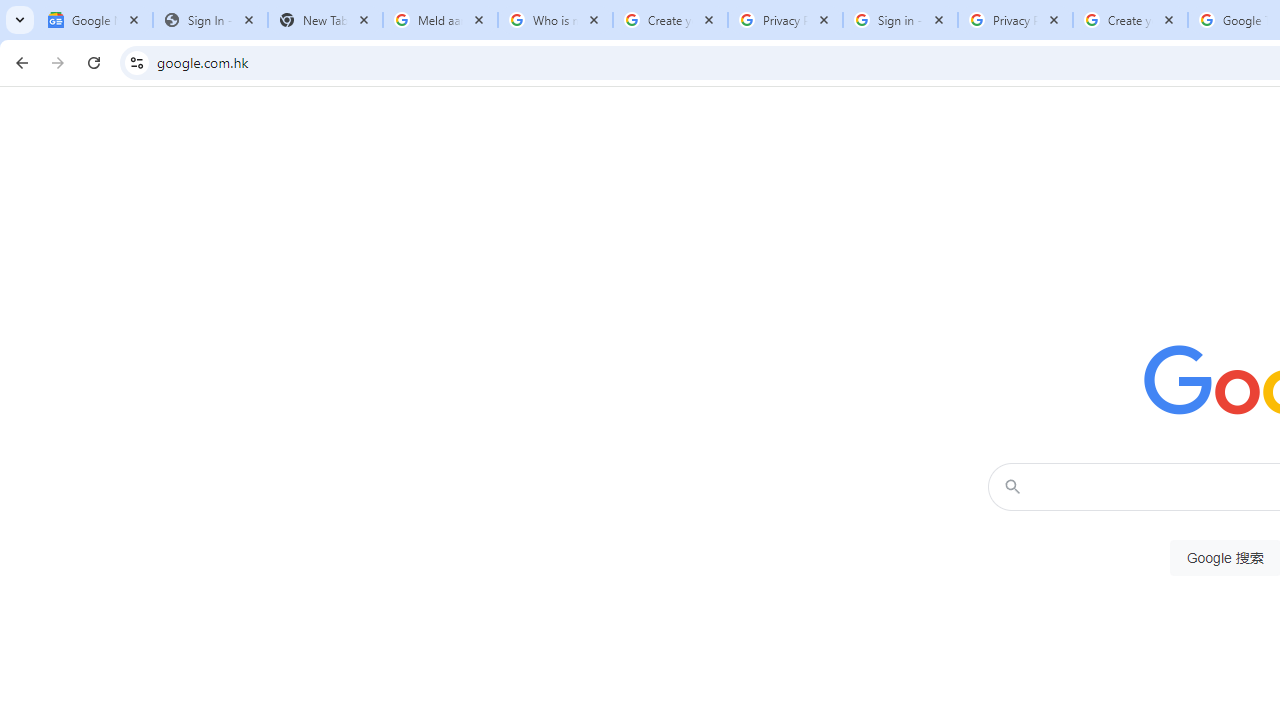 The width and height of the screenshot is (1280, 720). What do you see at coordinates (209, 20) in the screenshot?
I see `'Sign In - USA TODAY'` at bounding box center [209, 20].